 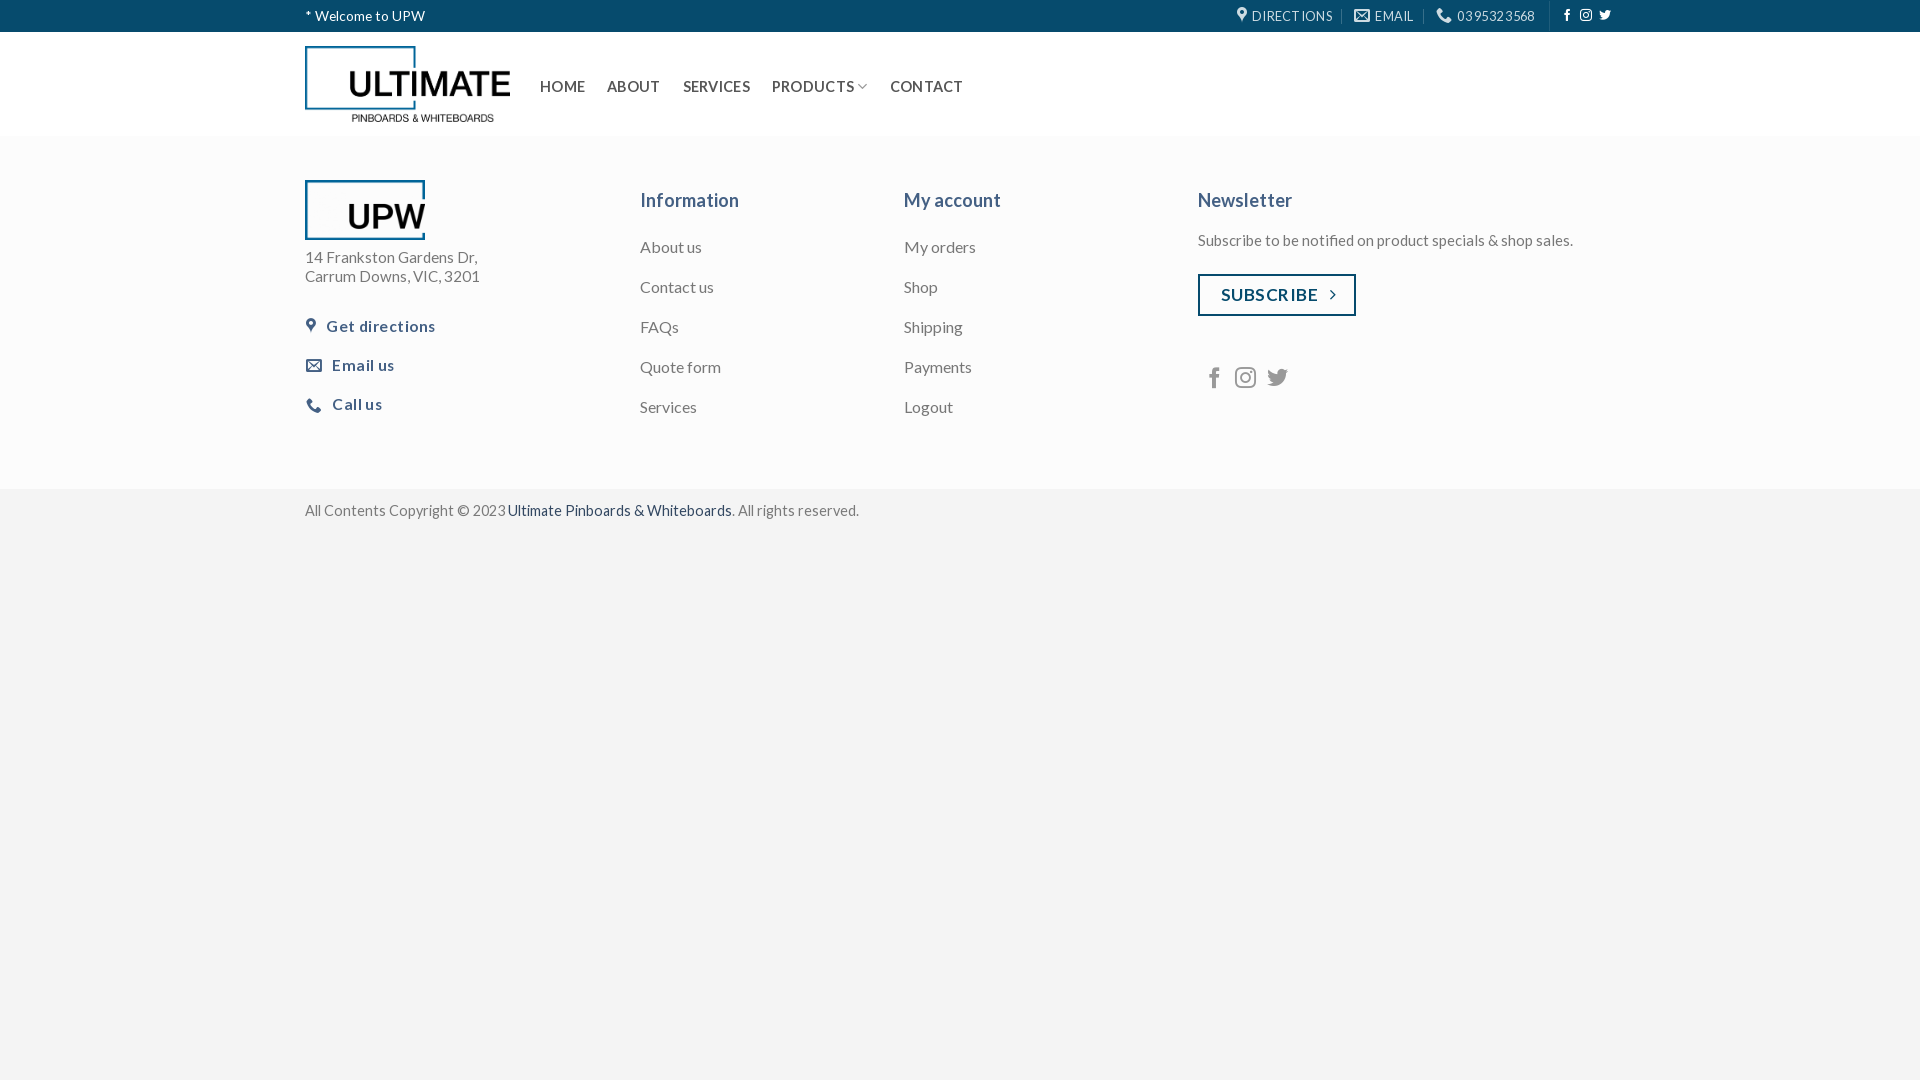 I want to click on 'SUBSCRIBE', so click(x=1275, y=295).